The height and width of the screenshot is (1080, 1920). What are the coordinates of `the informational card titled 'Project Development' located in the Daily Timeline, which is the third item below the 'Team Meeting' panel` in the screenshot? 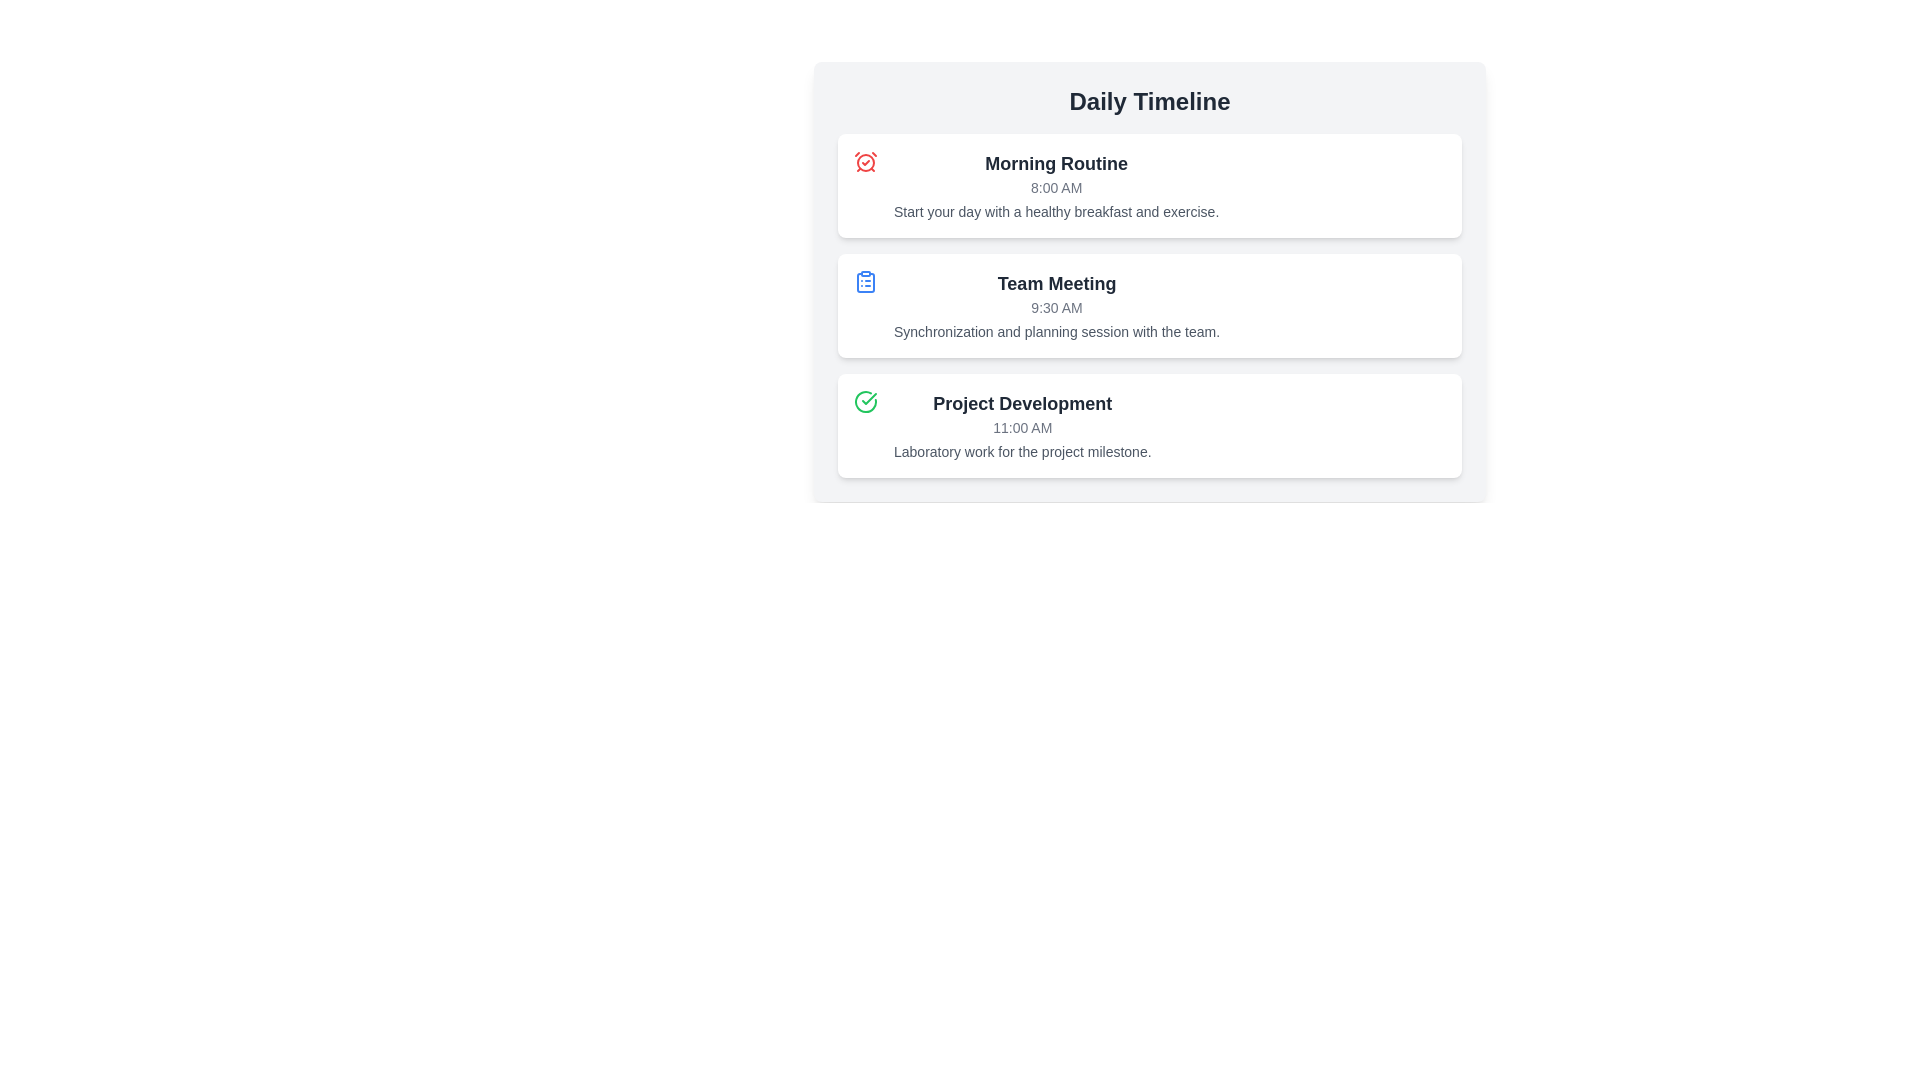 It's located at (1150, 424).